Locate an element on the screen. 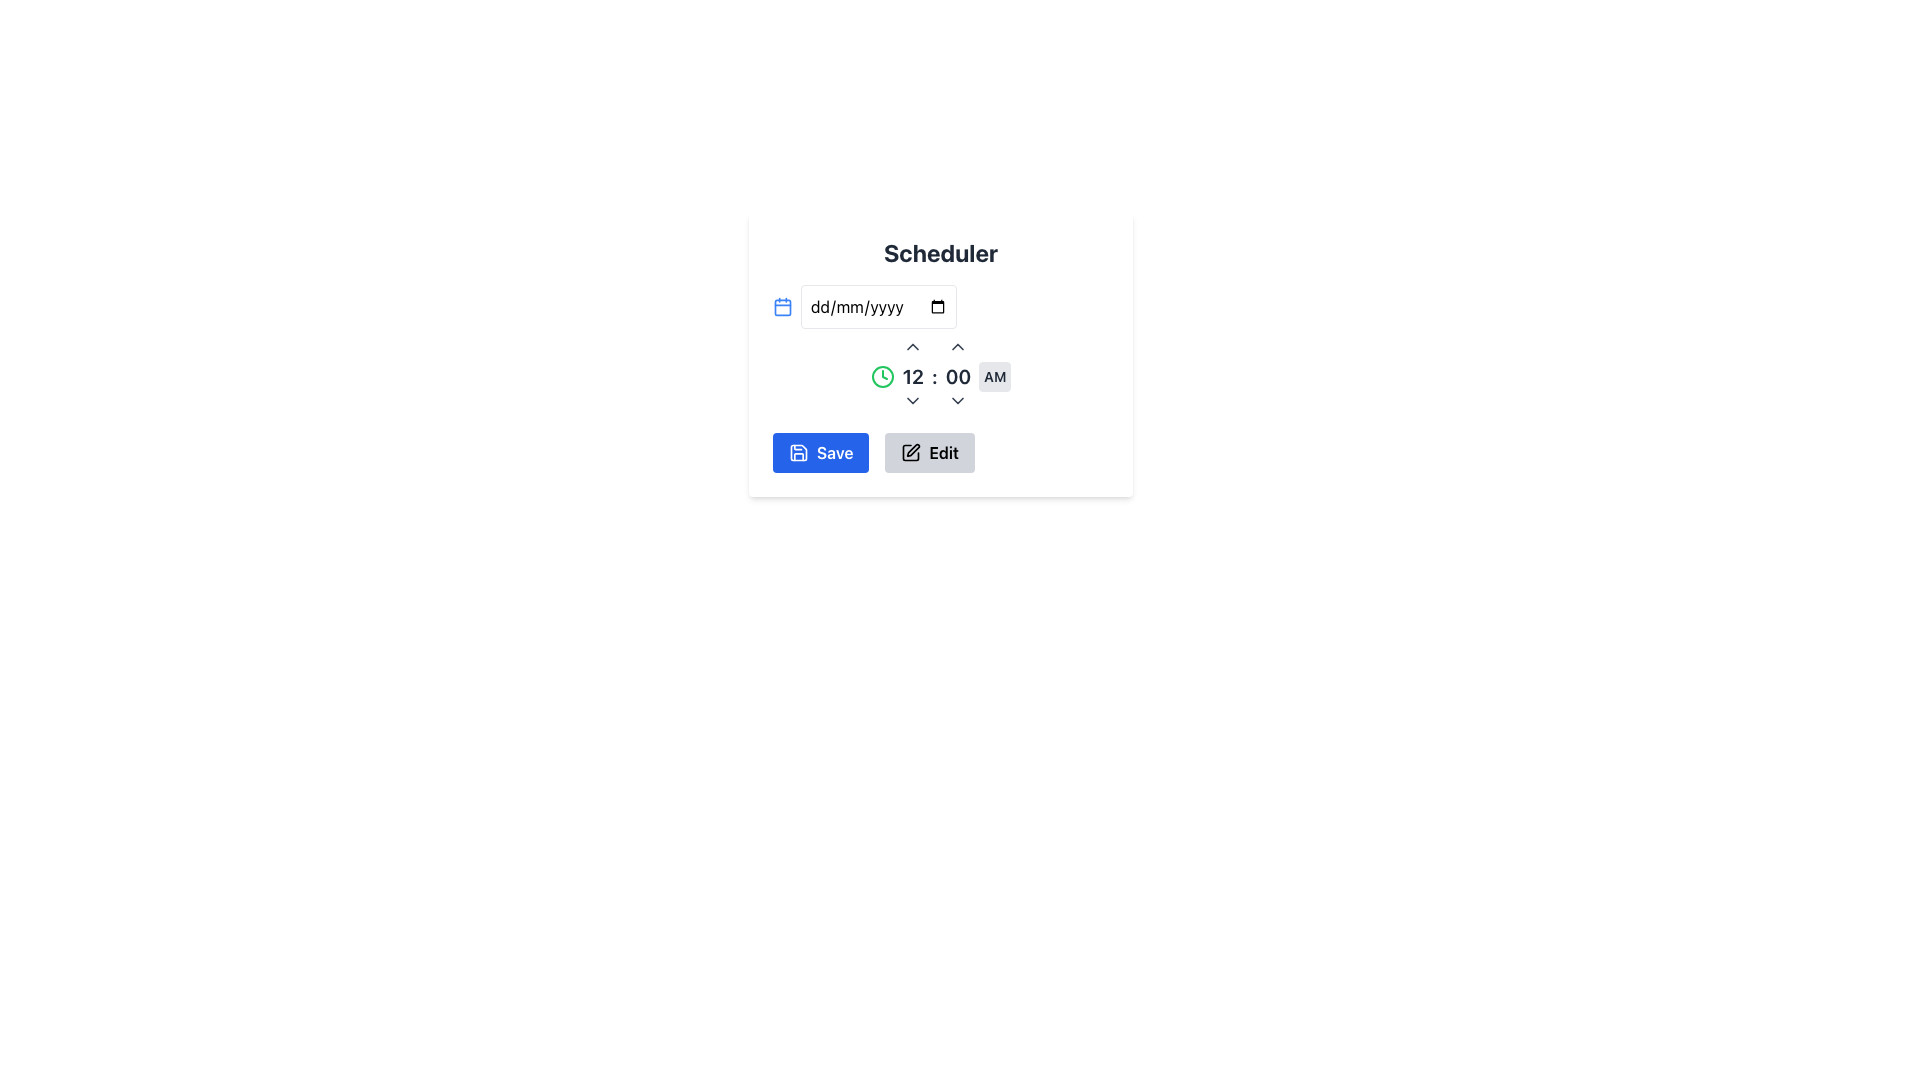 This screenshot has height=1080, width=1920. the 'Edit' button, which is a rectangular button with rounded corners, light grey background, featuring a pencil icon and bold black text is located at coordinates (929, 452).